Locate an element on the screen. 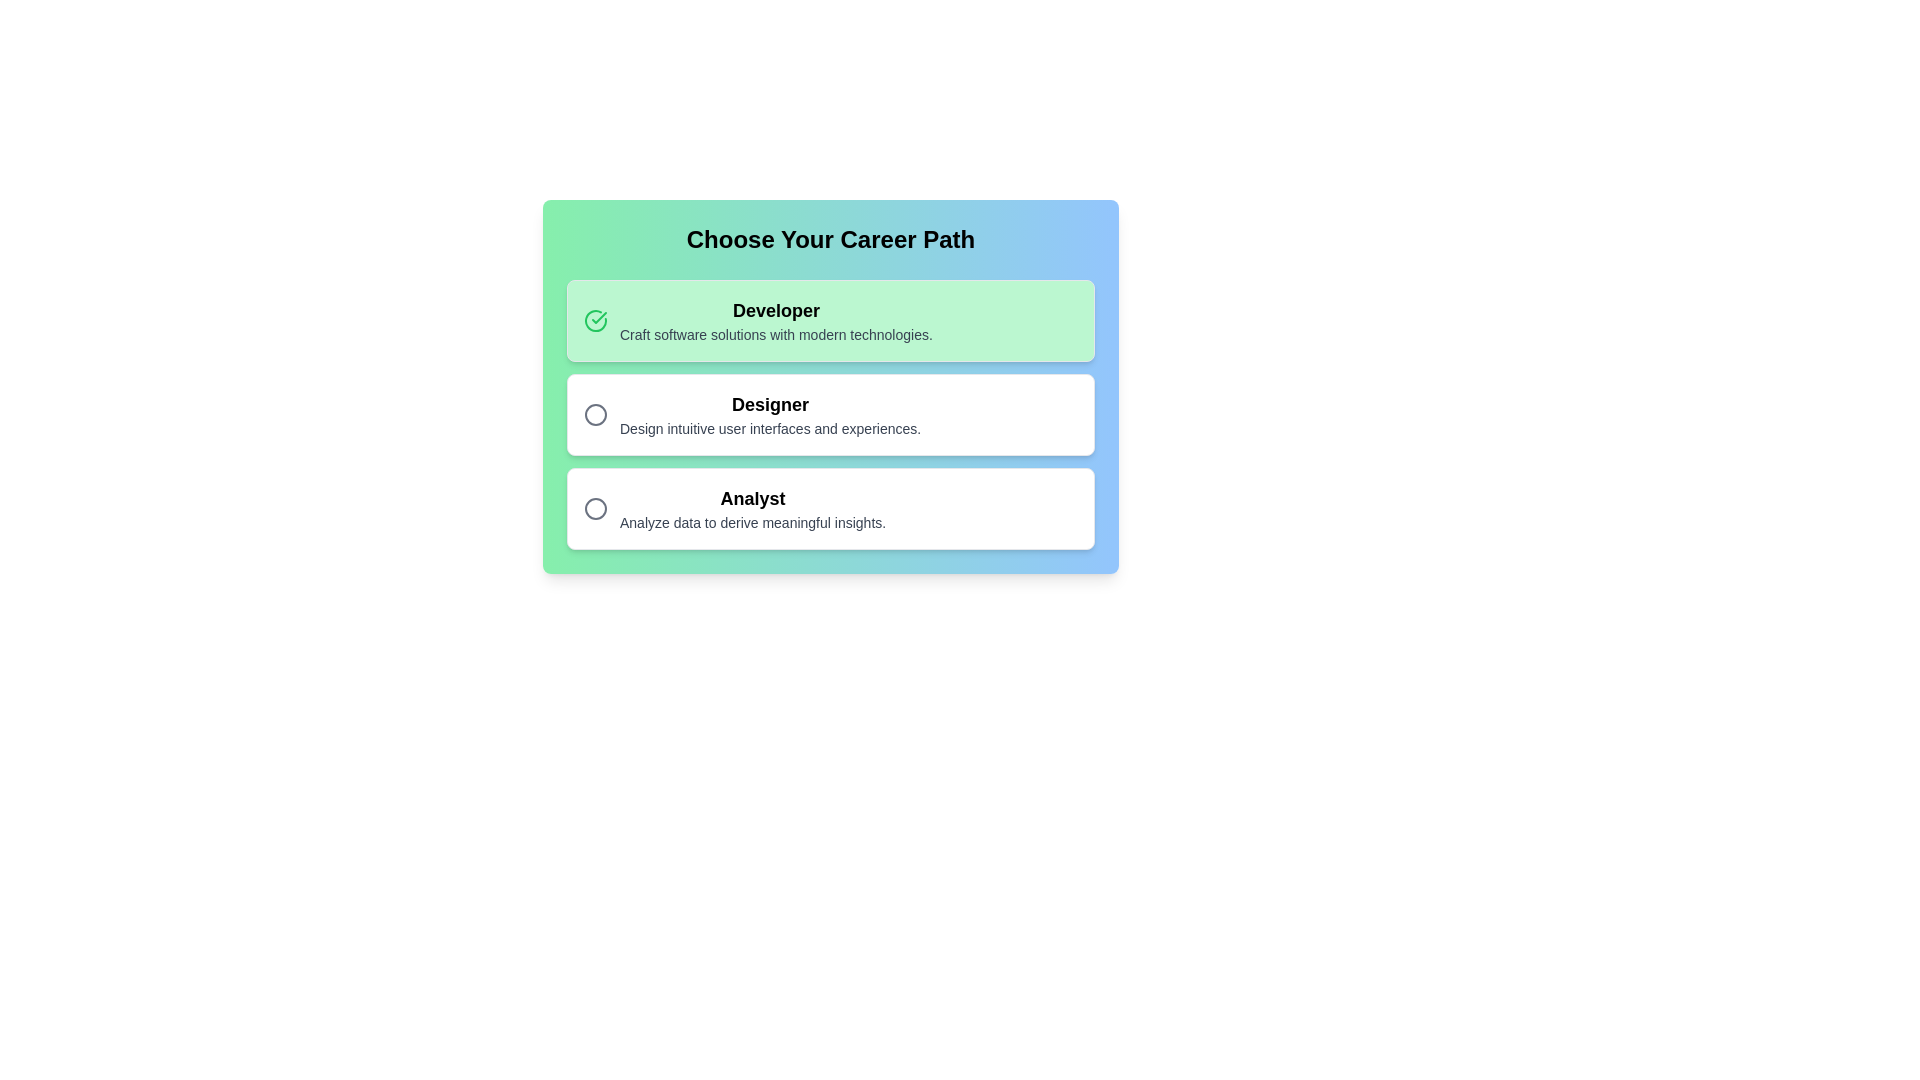 This screenshot has height=1080, width=1920. the bolded text label displaying 'Analyst' located at the top of the third option block in a vertical list of career choices is located at coordinates (752, 497).